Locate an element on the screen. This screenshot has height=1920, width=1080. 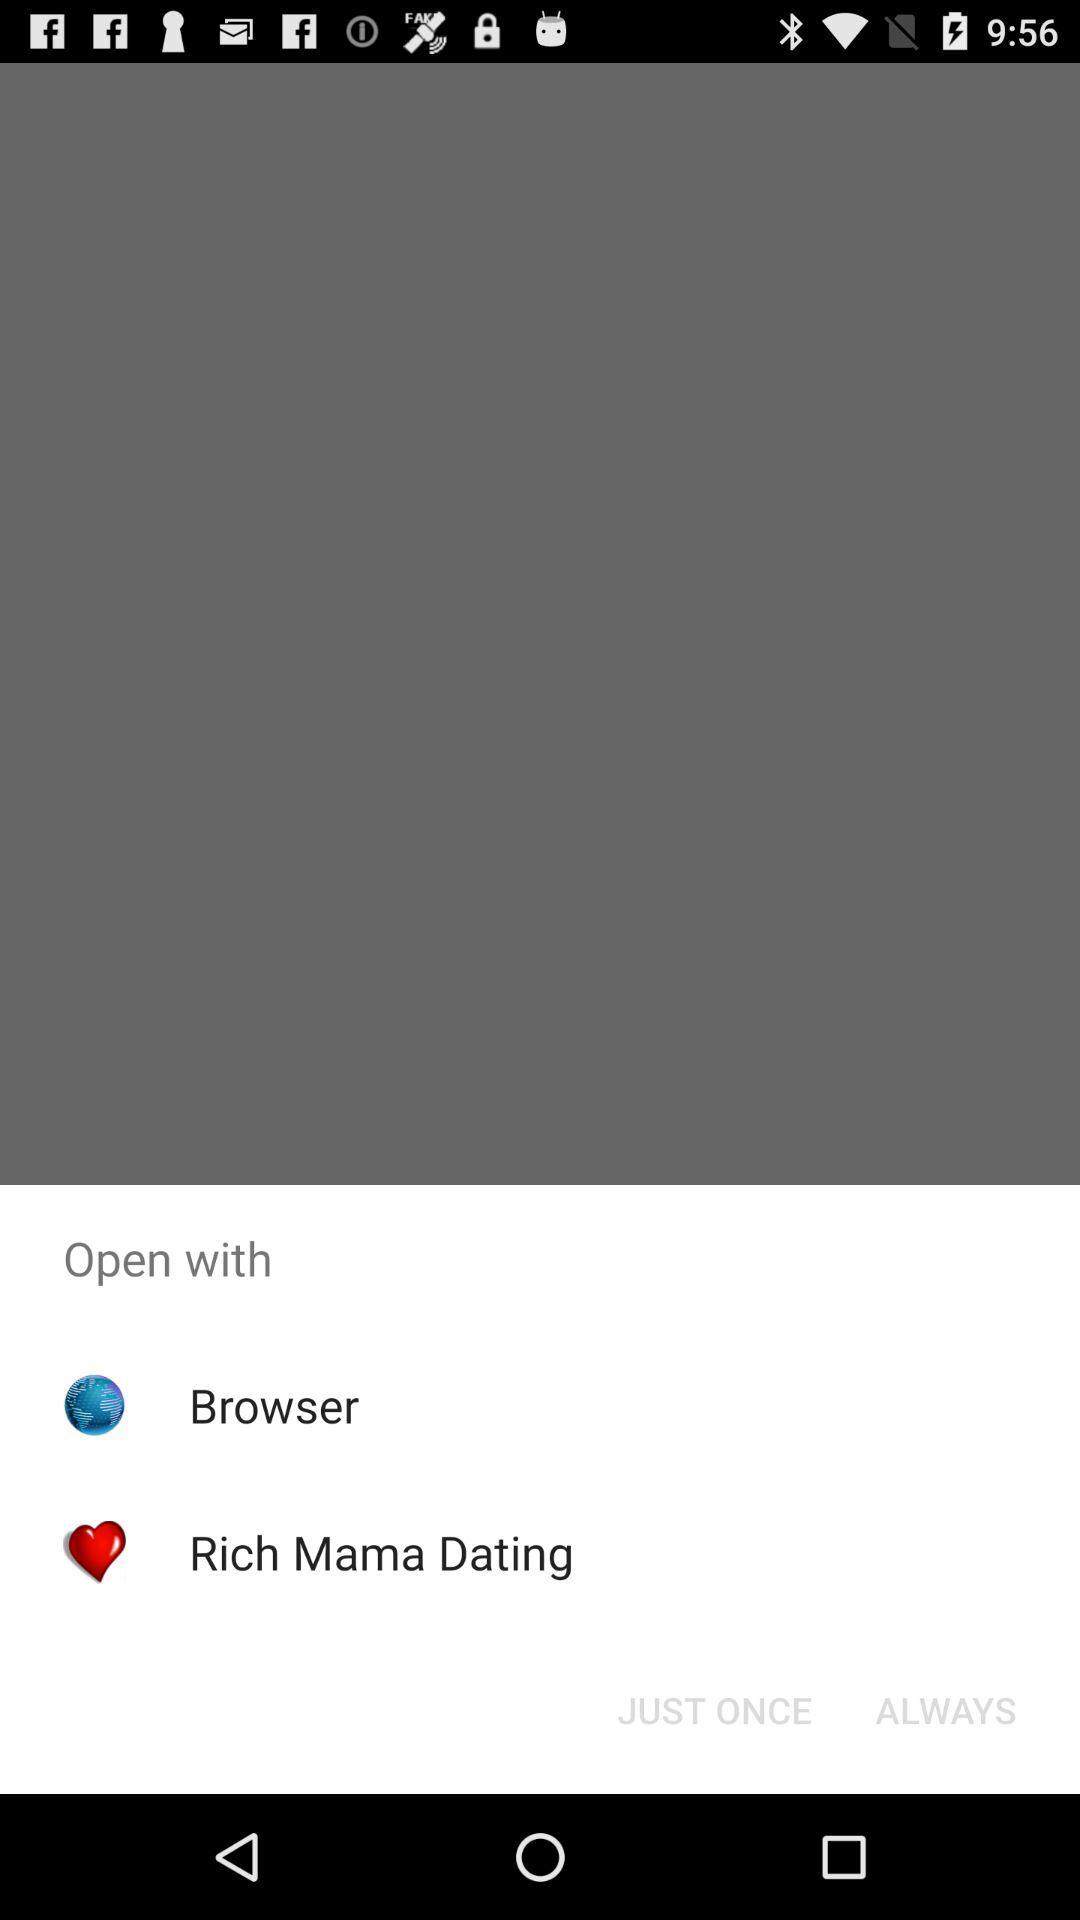
rich mama dating icon is located at coordinates (381, 1551).